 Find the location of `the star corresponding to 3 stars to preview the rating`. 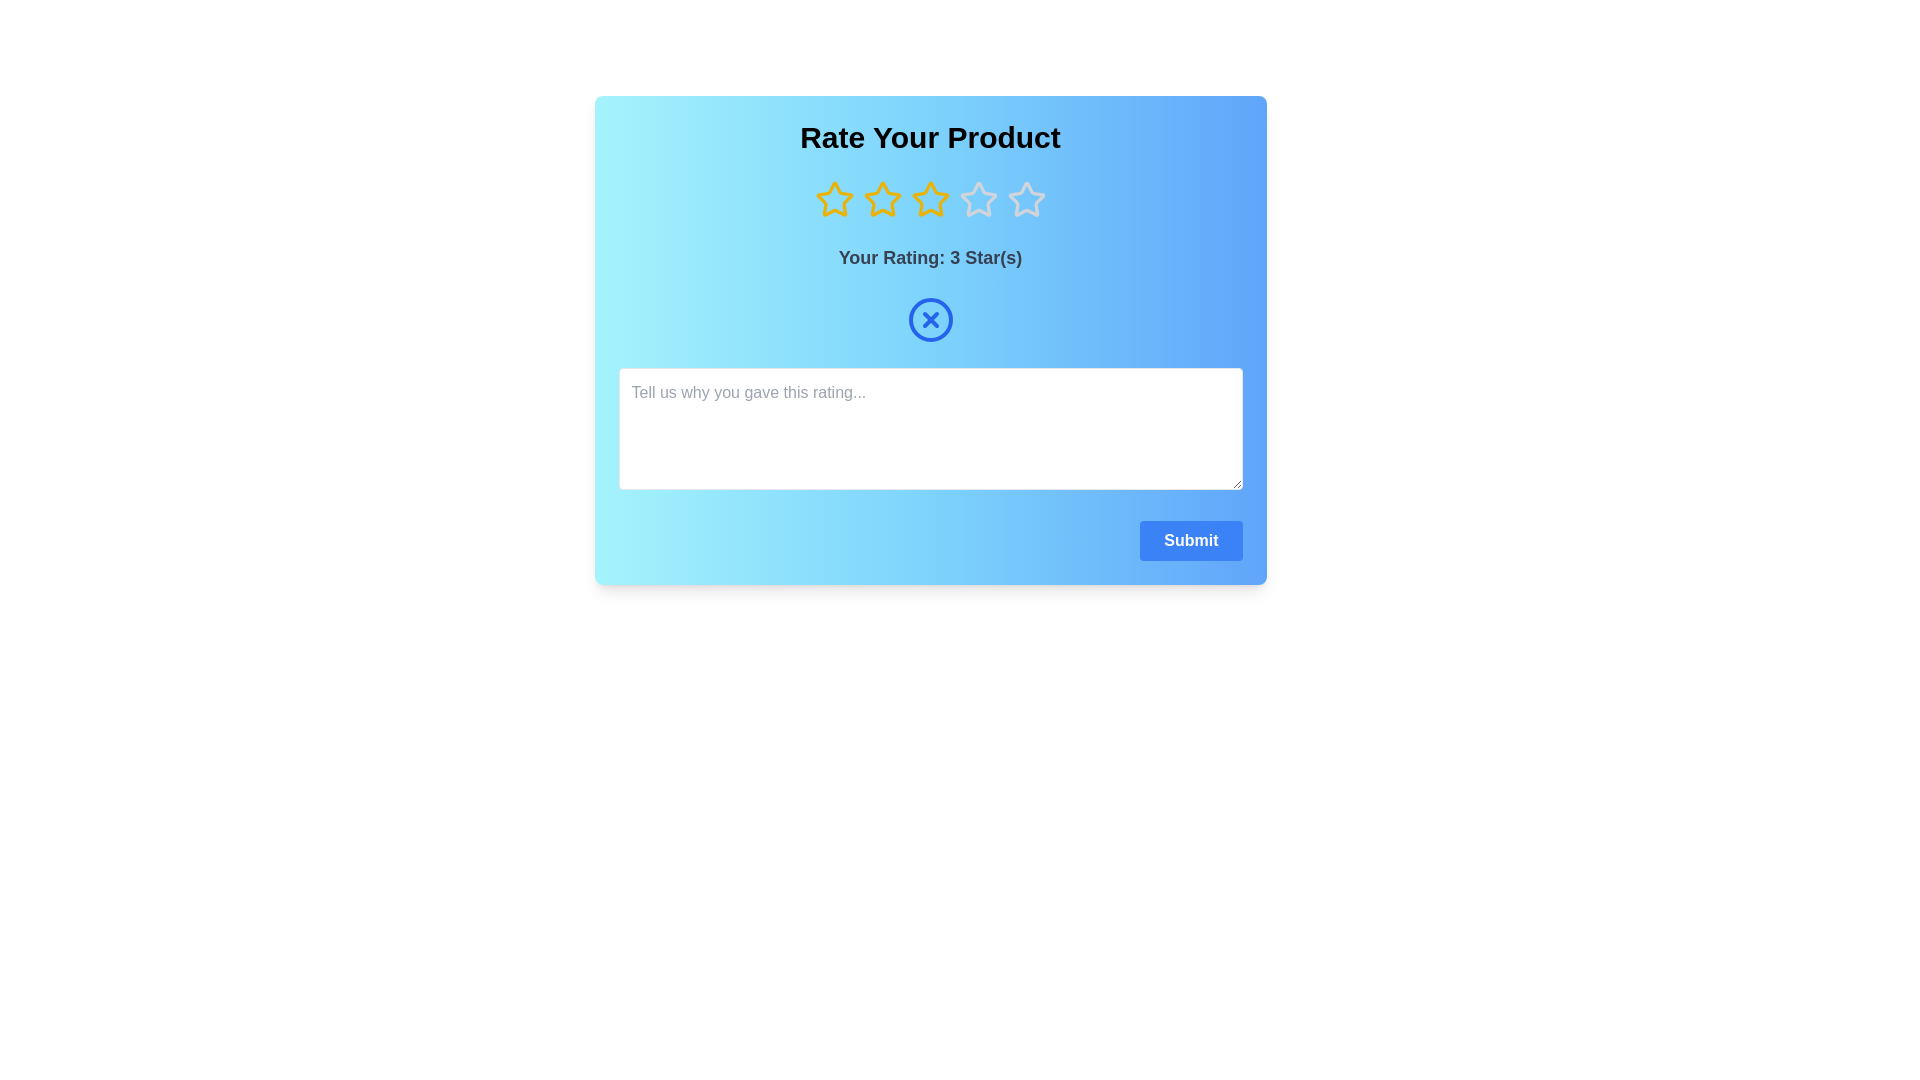

the star corresponding to 3 stars to preview the rating is located at coordinates (929, 200).